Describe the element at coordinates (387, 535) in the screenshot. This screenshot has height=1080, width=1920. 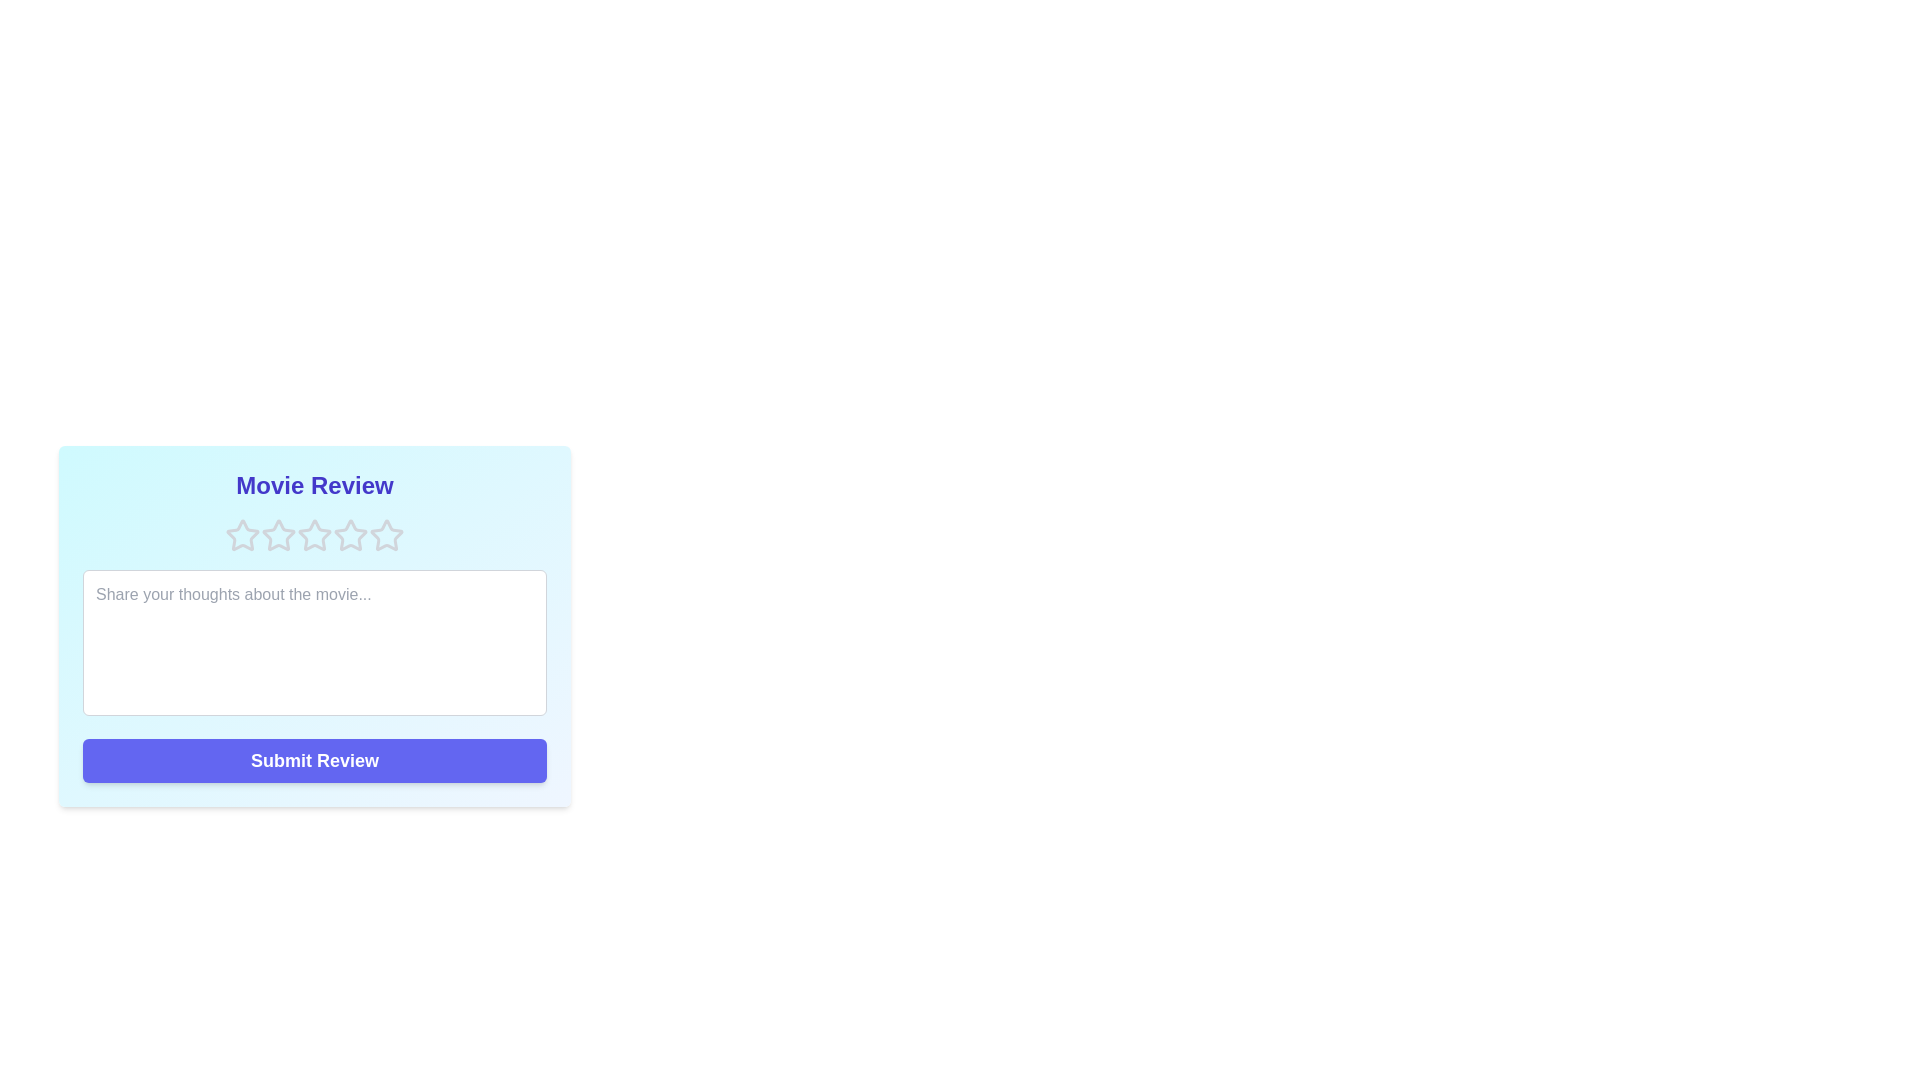
I see `the star corresponding to 5 rating` at that location.